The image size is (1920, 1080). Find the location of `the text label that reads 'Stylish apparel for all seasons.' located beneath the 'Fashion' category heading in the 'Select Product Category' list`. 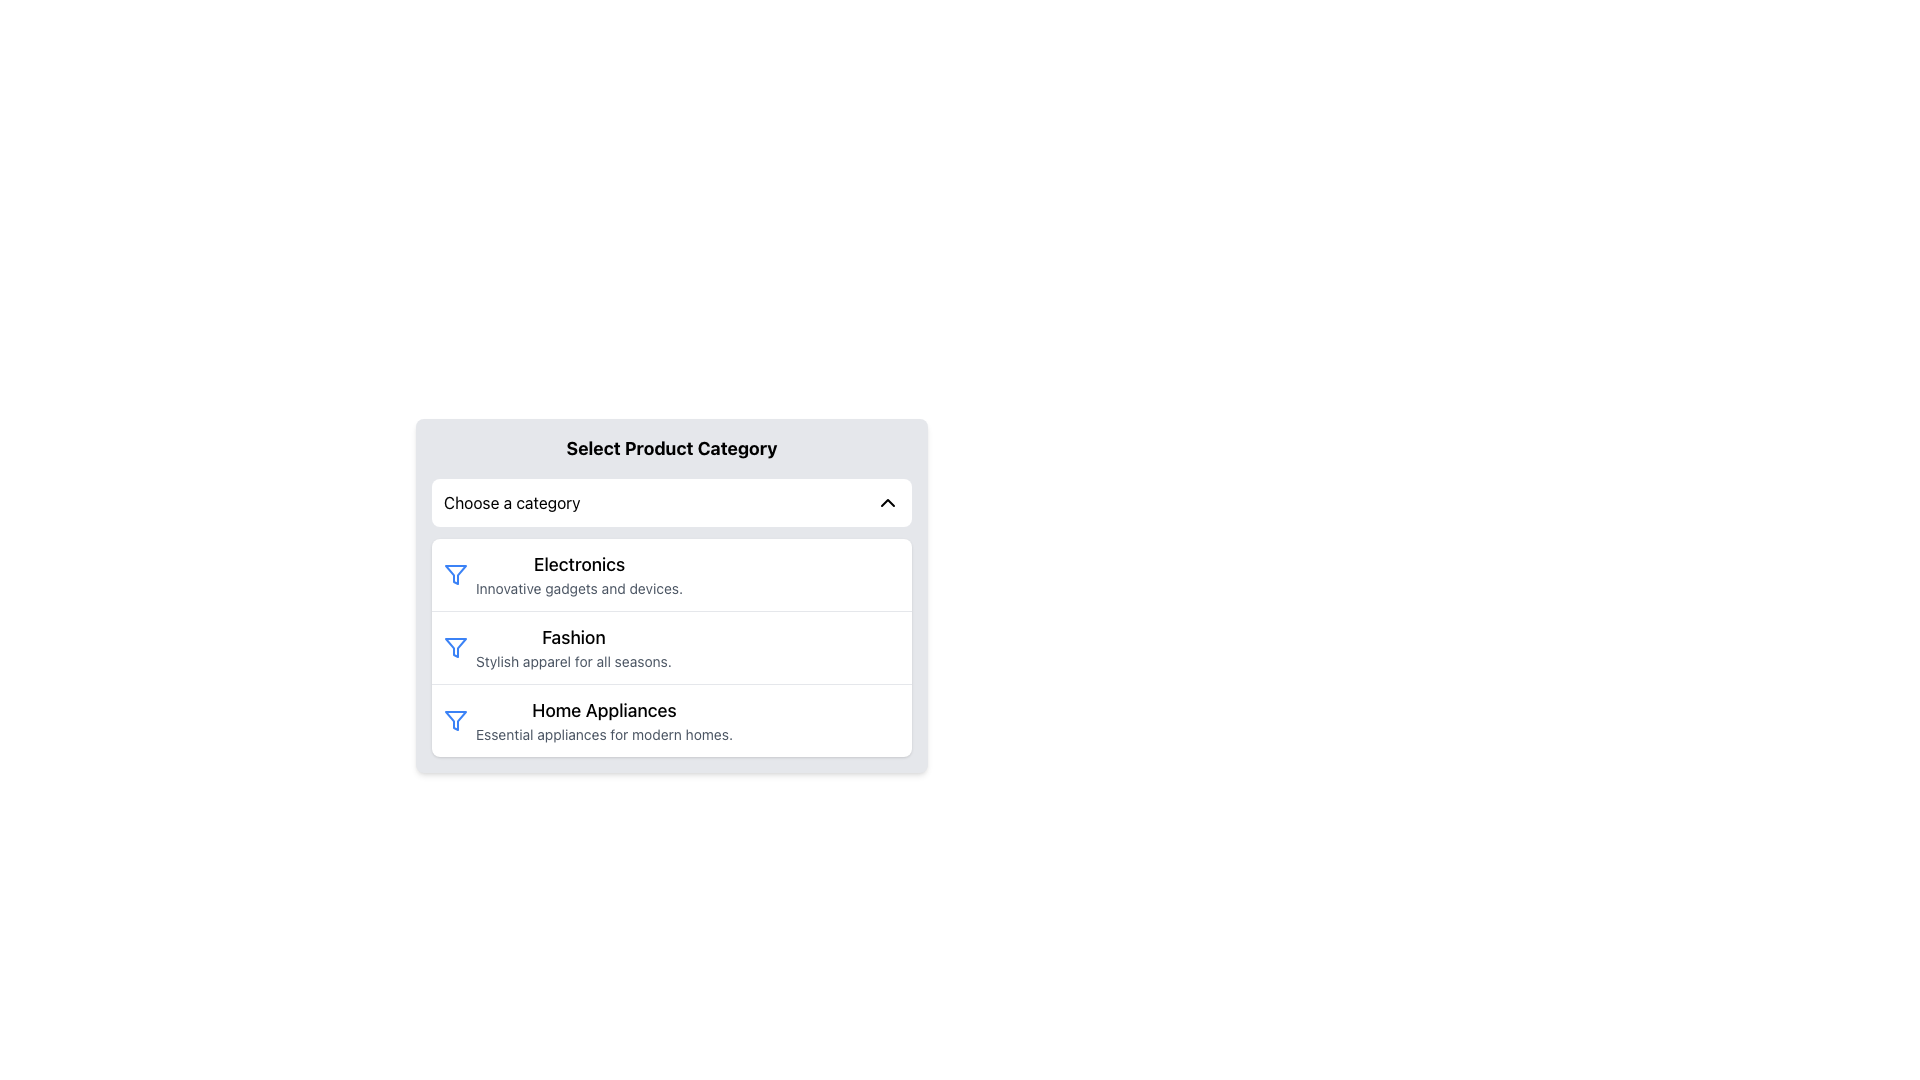

the text label that reads 'Stylish apparel for all seasons.' located beneath the 'Fashion' category heading in the 'Select Product Category' list is located at coordinates (572, 662).